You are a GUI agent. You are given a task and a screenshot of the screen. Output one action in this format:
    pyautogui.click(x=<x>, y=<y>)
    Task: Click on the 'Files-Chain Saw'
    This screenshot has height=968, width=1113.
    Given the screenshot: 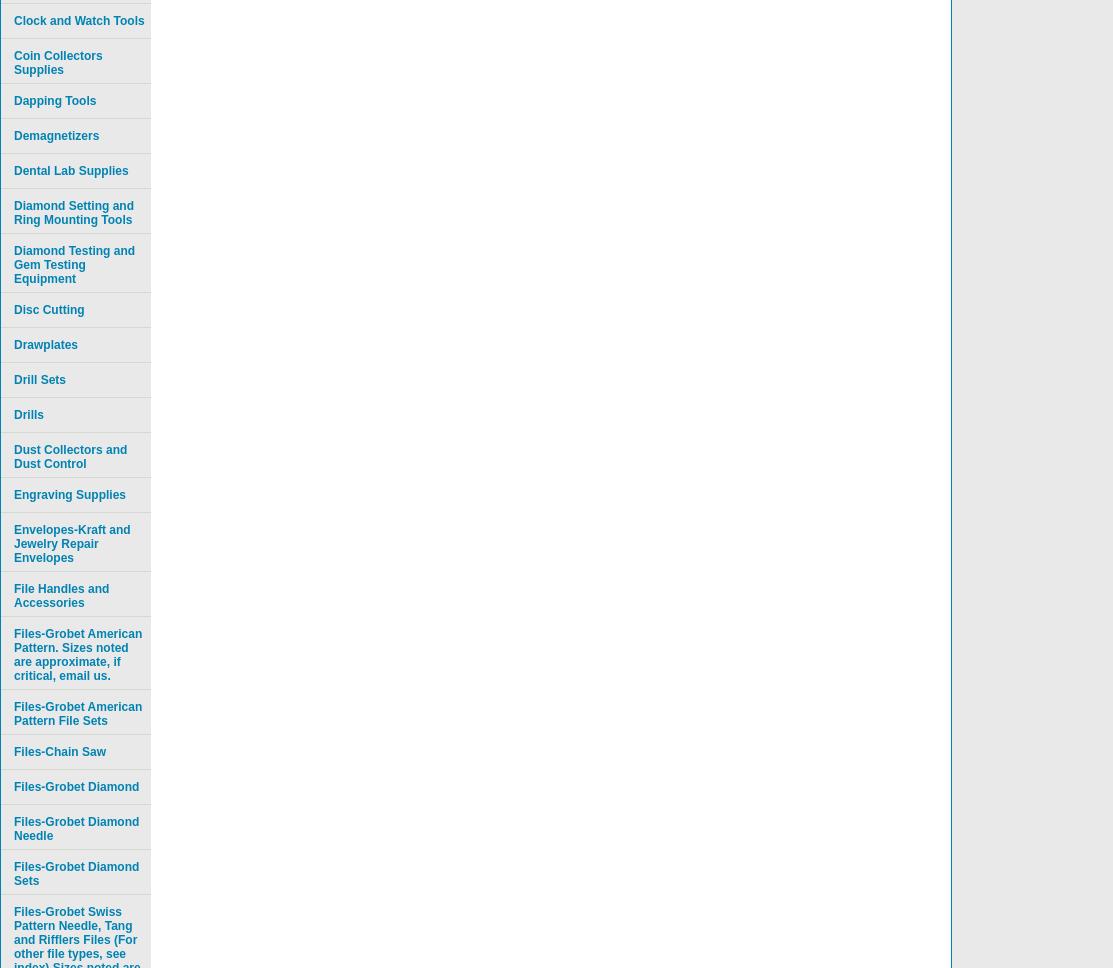 What is the action you would take?
    pyautogui.click(x=14, y=752)
    